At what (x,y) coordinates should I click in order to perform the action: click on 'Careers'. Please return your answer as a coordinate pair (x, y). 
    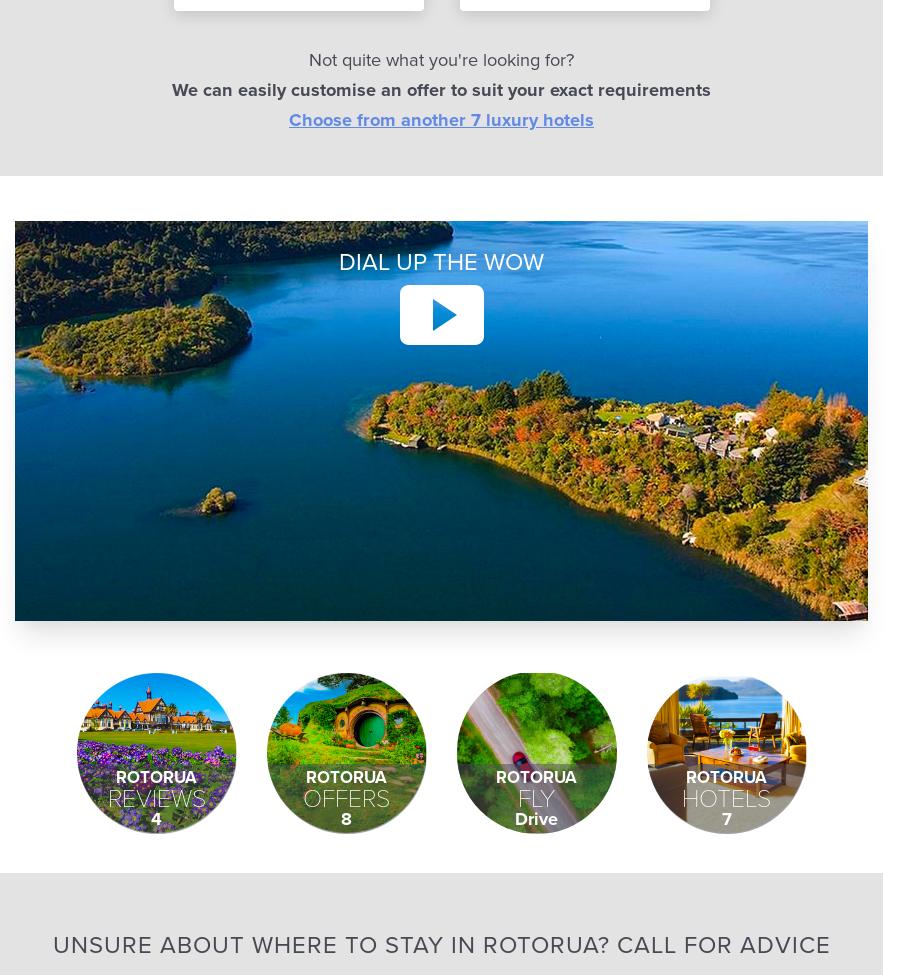
    Looking at the image, I should click on (492, 90).